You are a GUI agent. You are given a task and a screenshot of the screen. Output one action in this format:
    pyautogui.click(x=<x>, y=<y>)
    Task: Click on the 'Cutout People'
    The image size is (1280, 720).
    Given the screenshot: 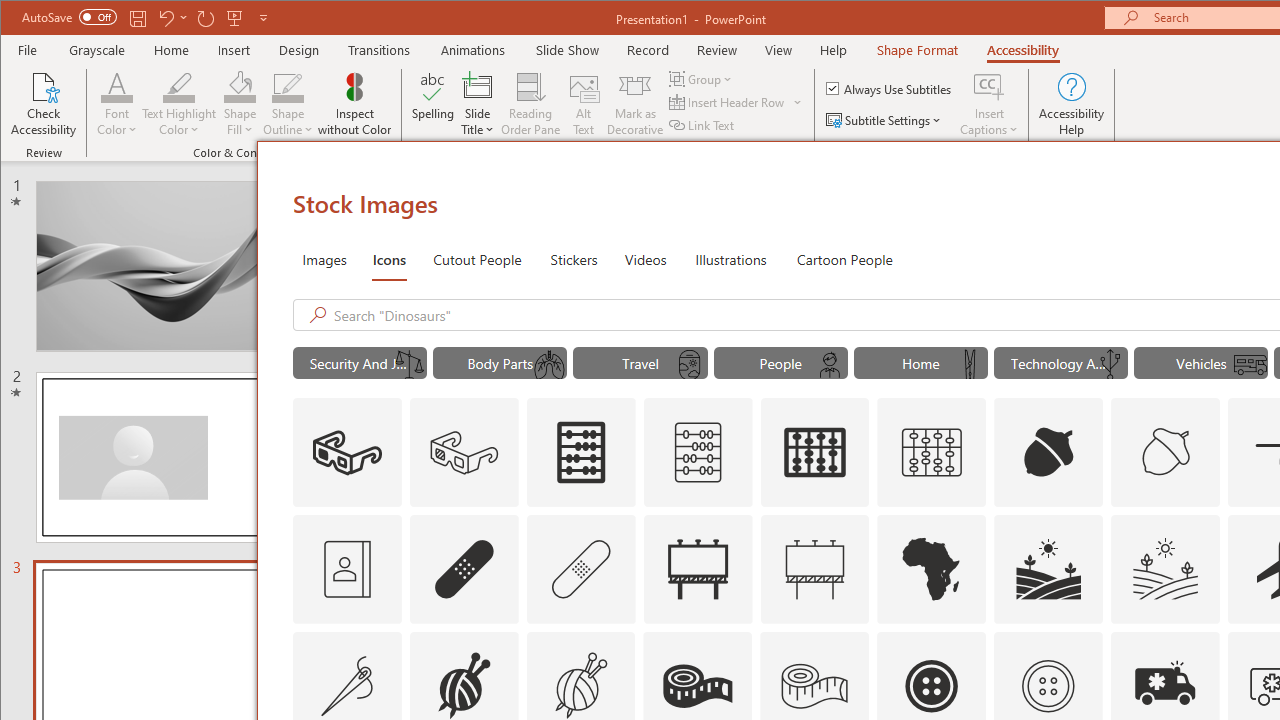 What is the action you would take?
    pyautogui.click(x=476, y=257)
    